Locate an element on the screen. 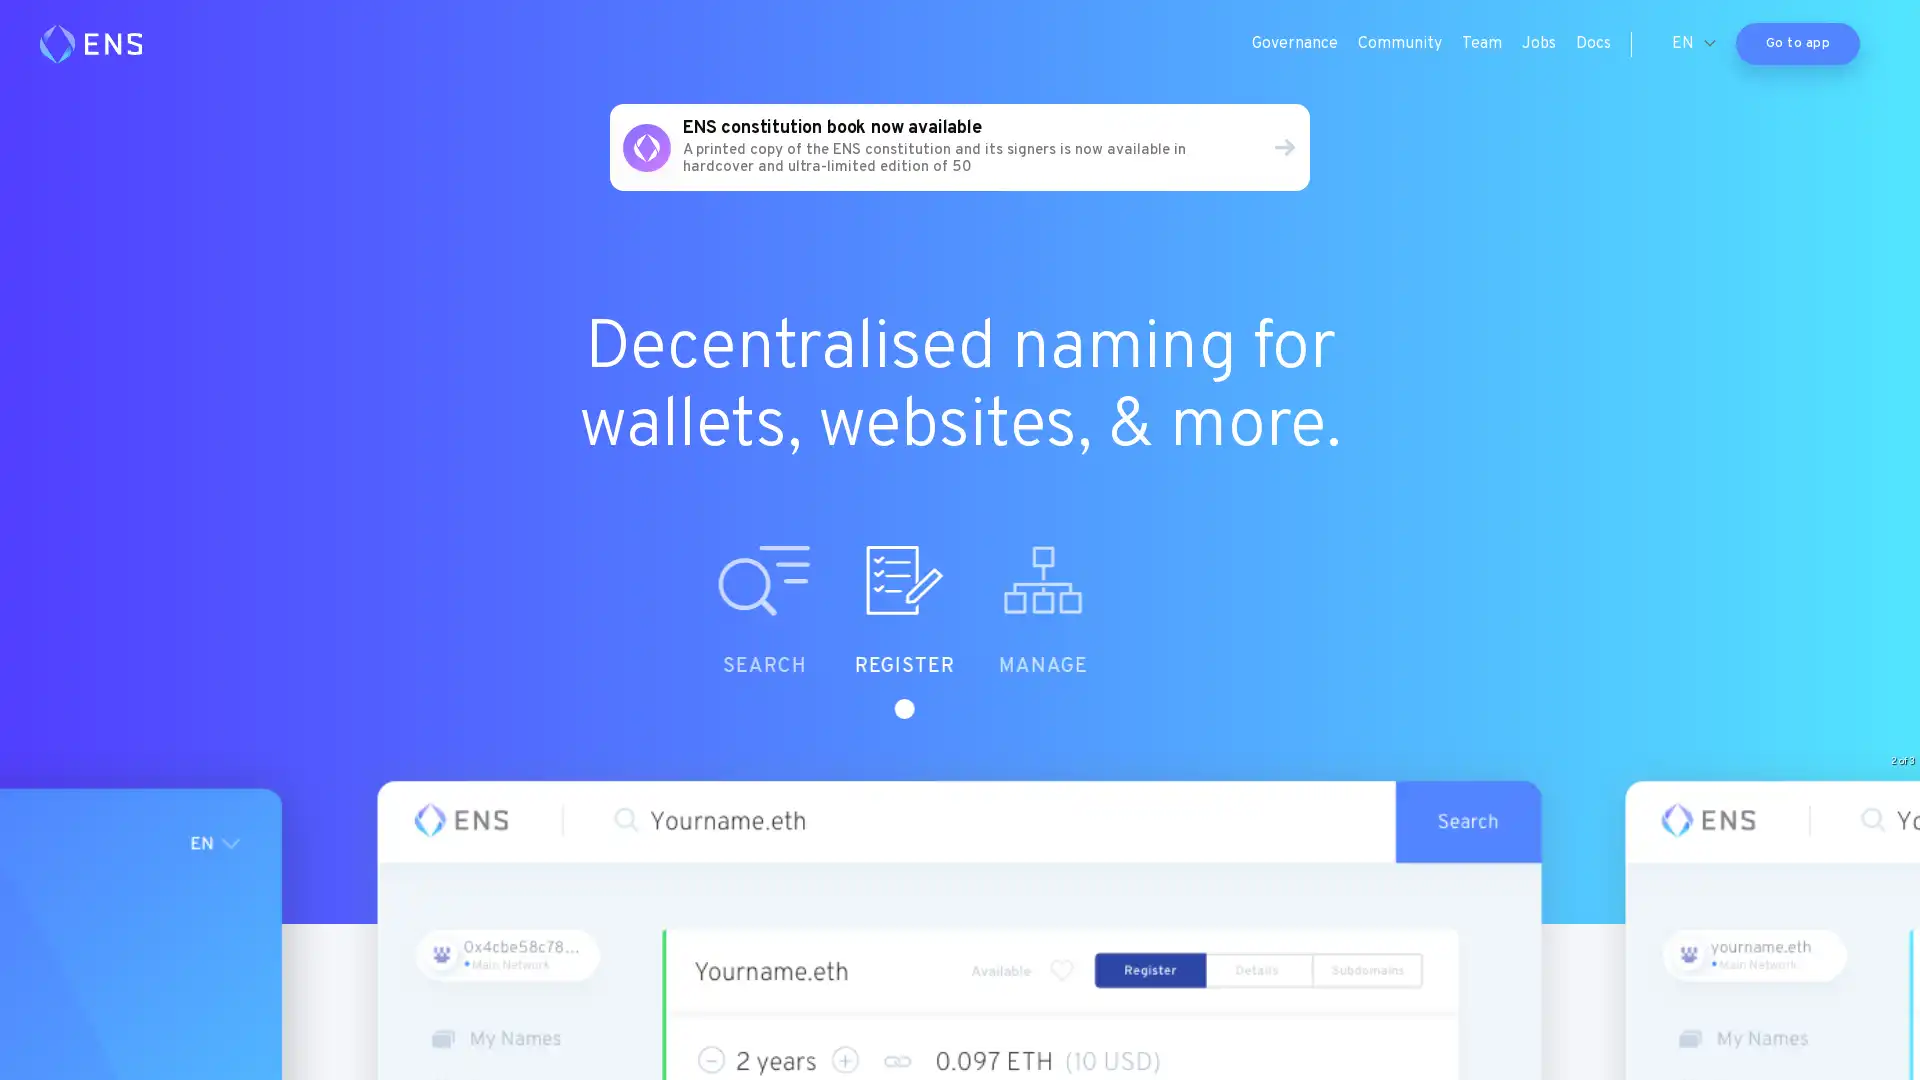  slide item 2 is located at coordinates (980, 632).